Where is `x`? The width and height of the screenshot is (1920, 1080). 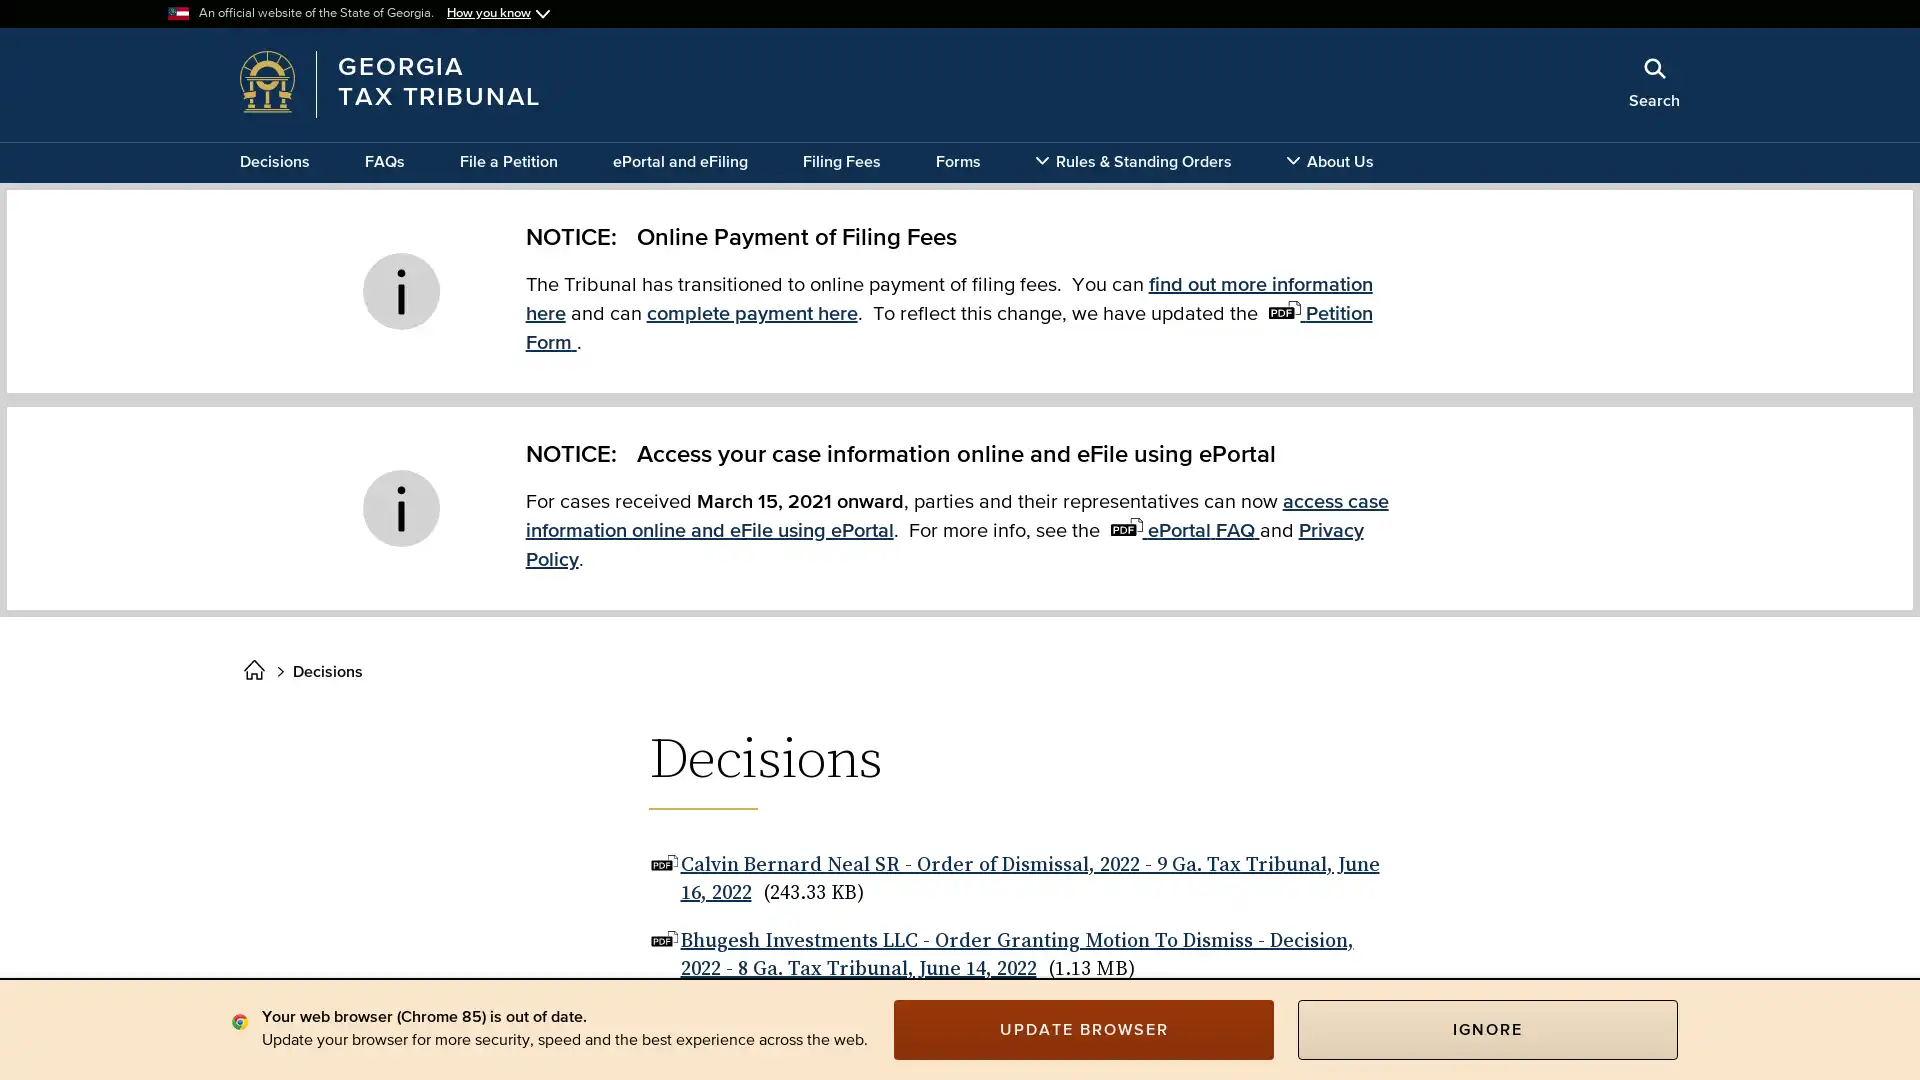 x is located at coordinates (430, 326).